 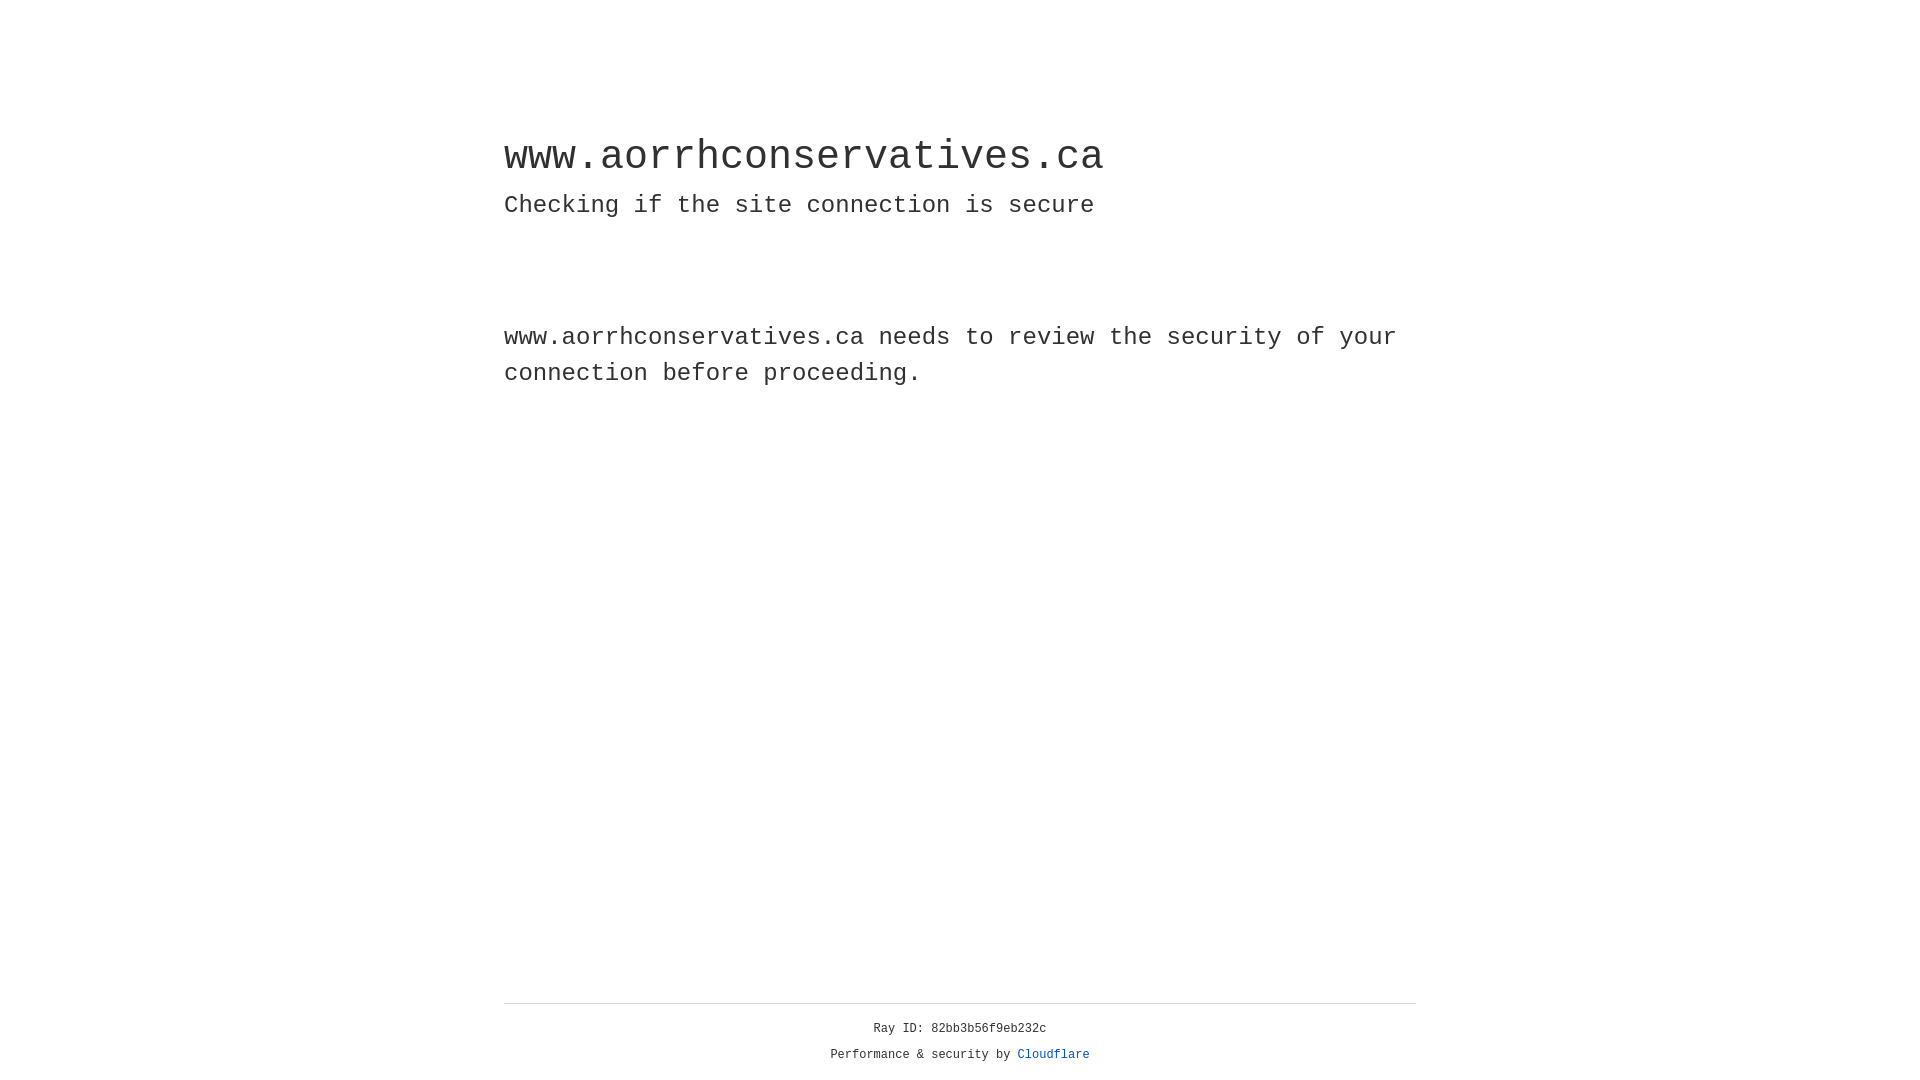 What do you see at coordinates (1053, 1054) in the screenshot?
I see `'Cloudflare'` at bounding box center [1053, 1054].